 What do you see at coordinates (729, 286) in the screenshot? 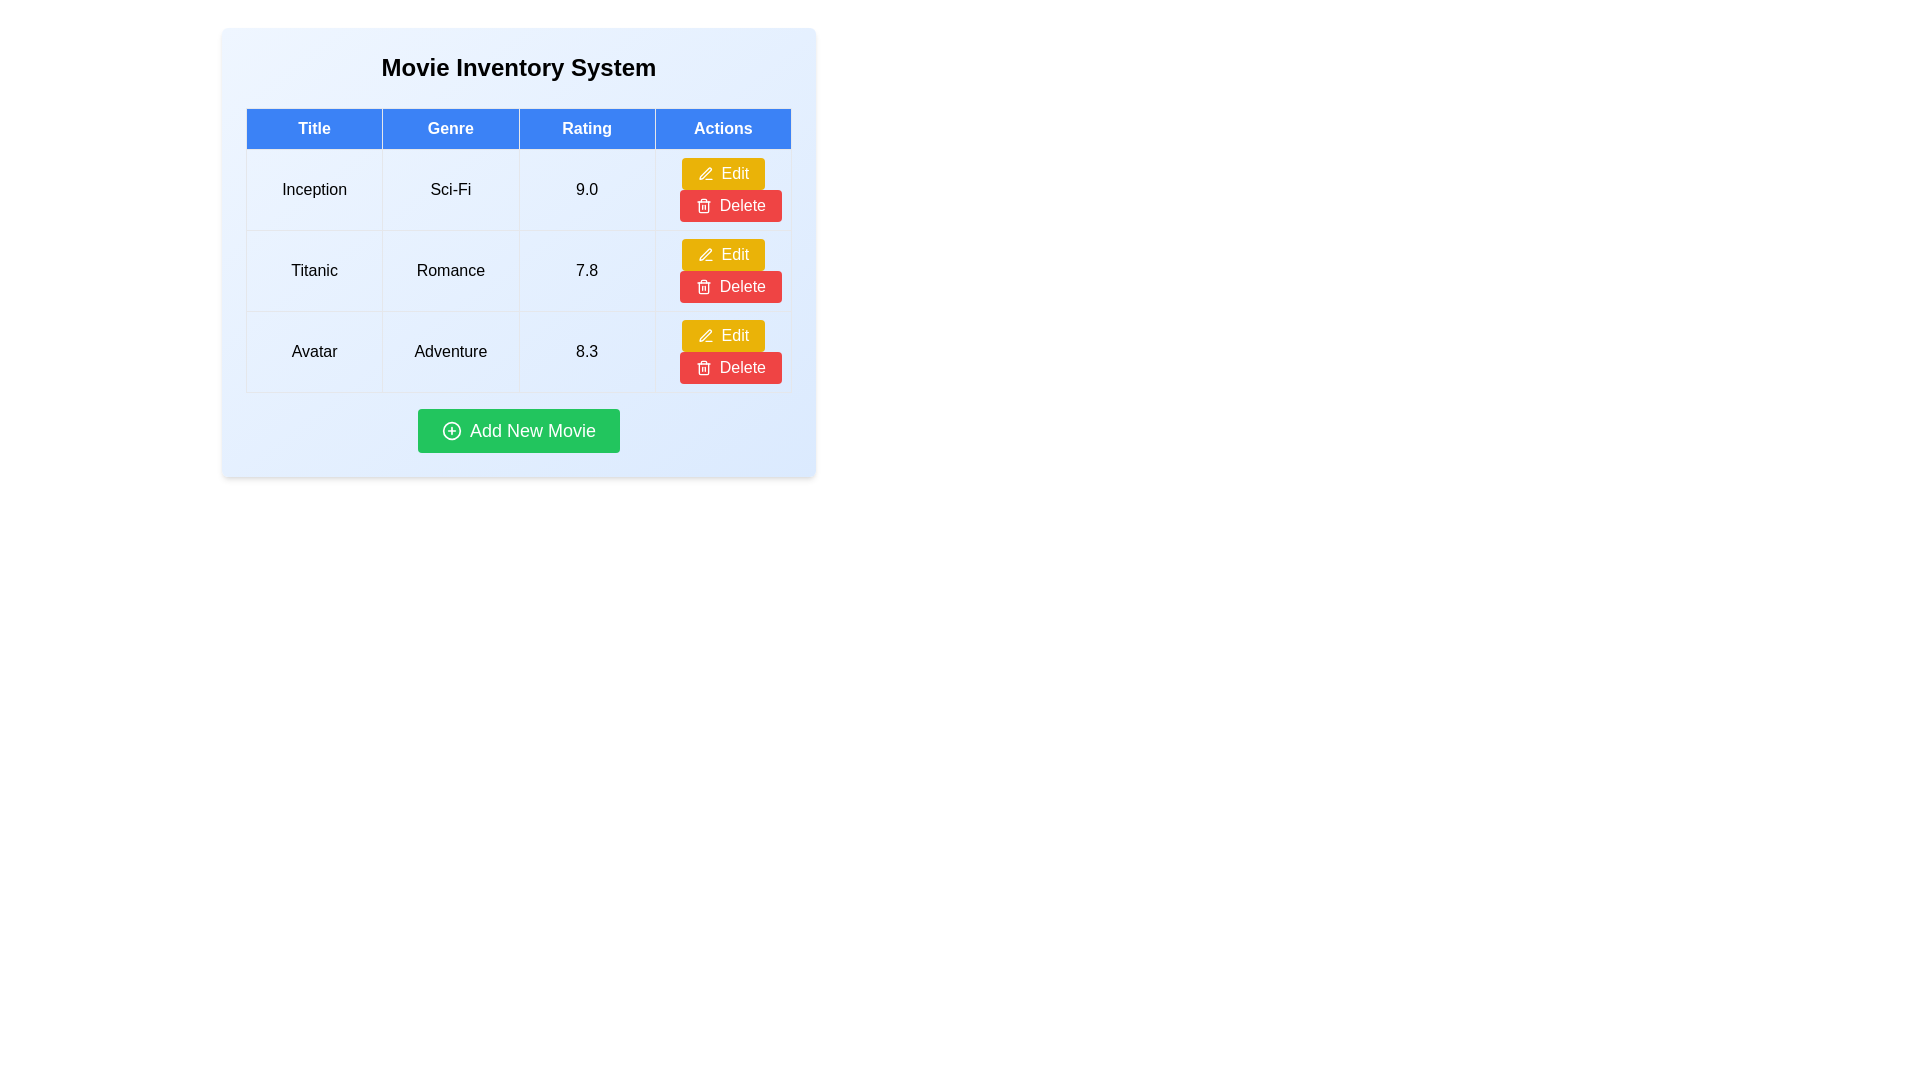
I see `the delete button located in the 'Actions' column of the second row, next to the 'Titanic' movie record, to observe hover effects` at bounding box center [729, 286].